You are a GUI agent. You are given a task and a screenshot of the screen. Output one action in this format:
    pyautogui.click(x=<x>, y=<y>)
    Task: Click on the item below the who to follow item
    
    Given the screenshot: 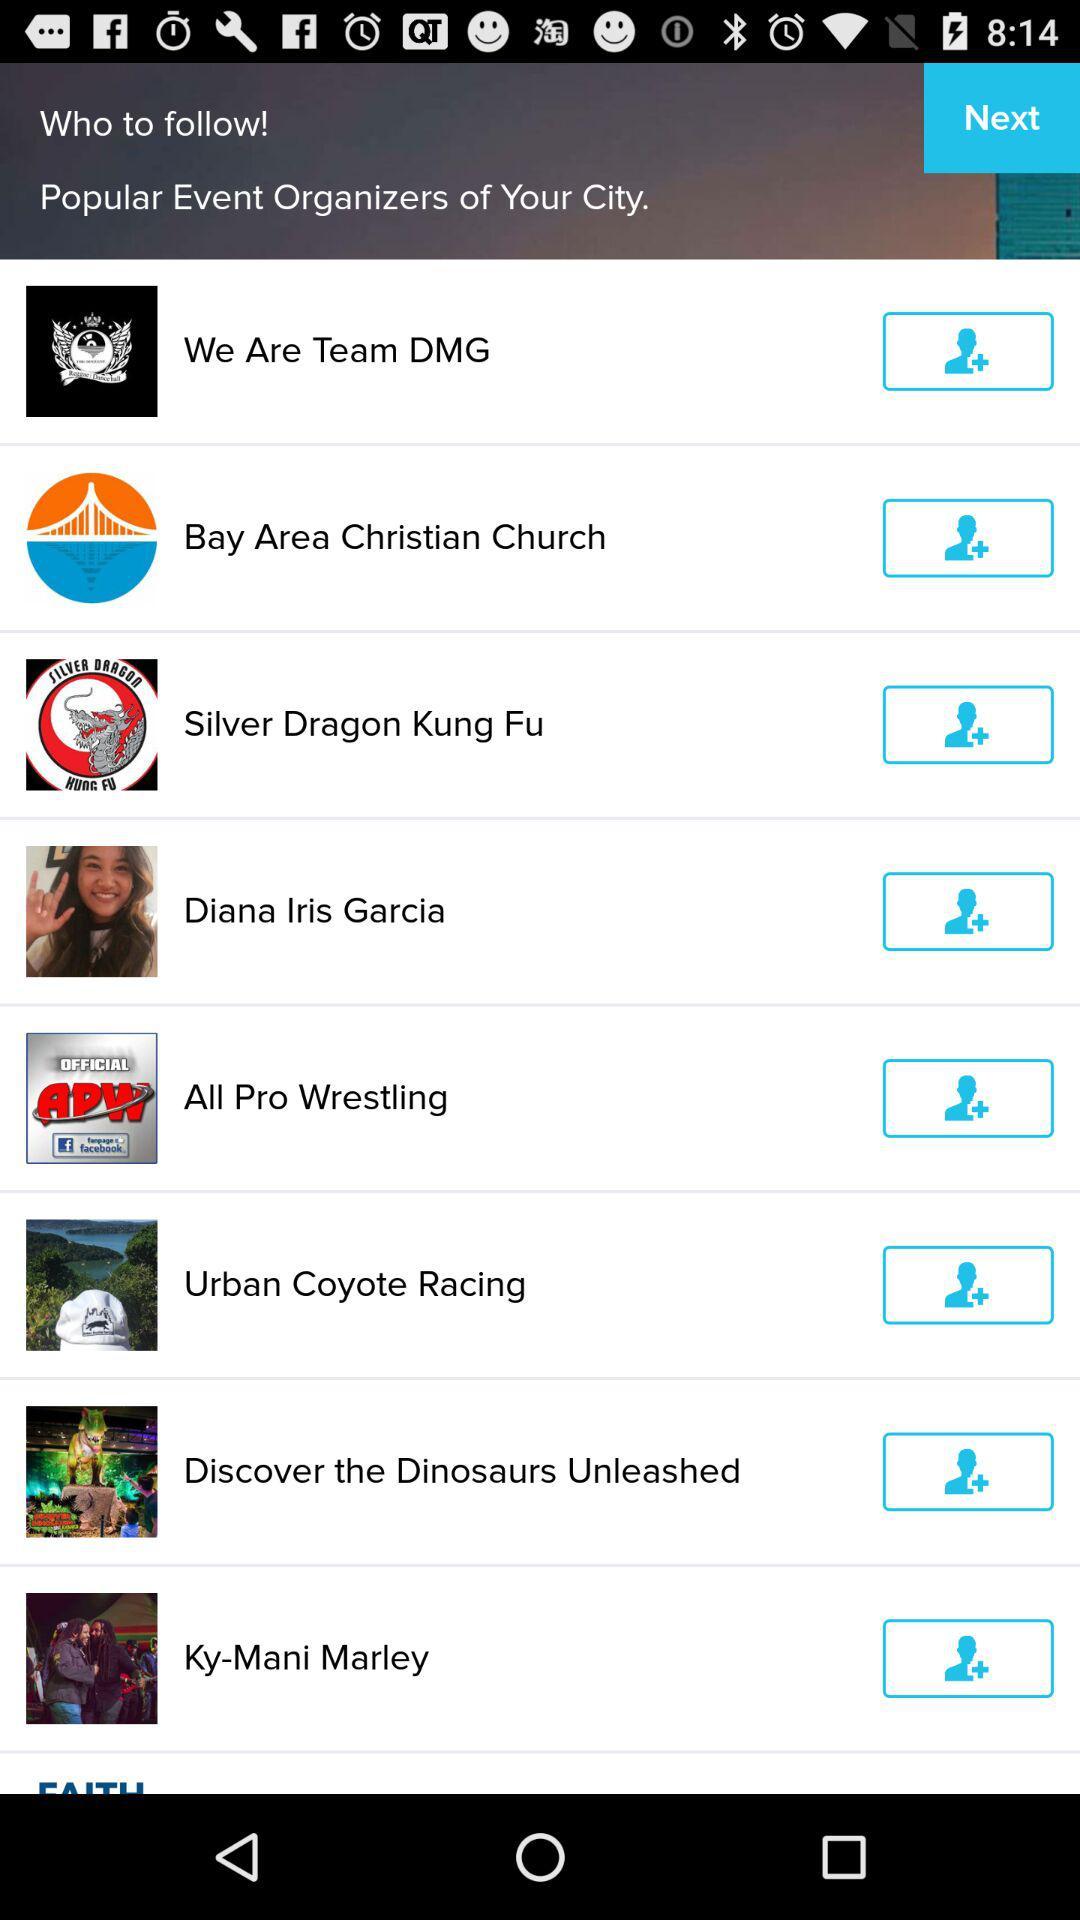 What is the action you would take?
    pyautogui.click(x=519, y=350)
    